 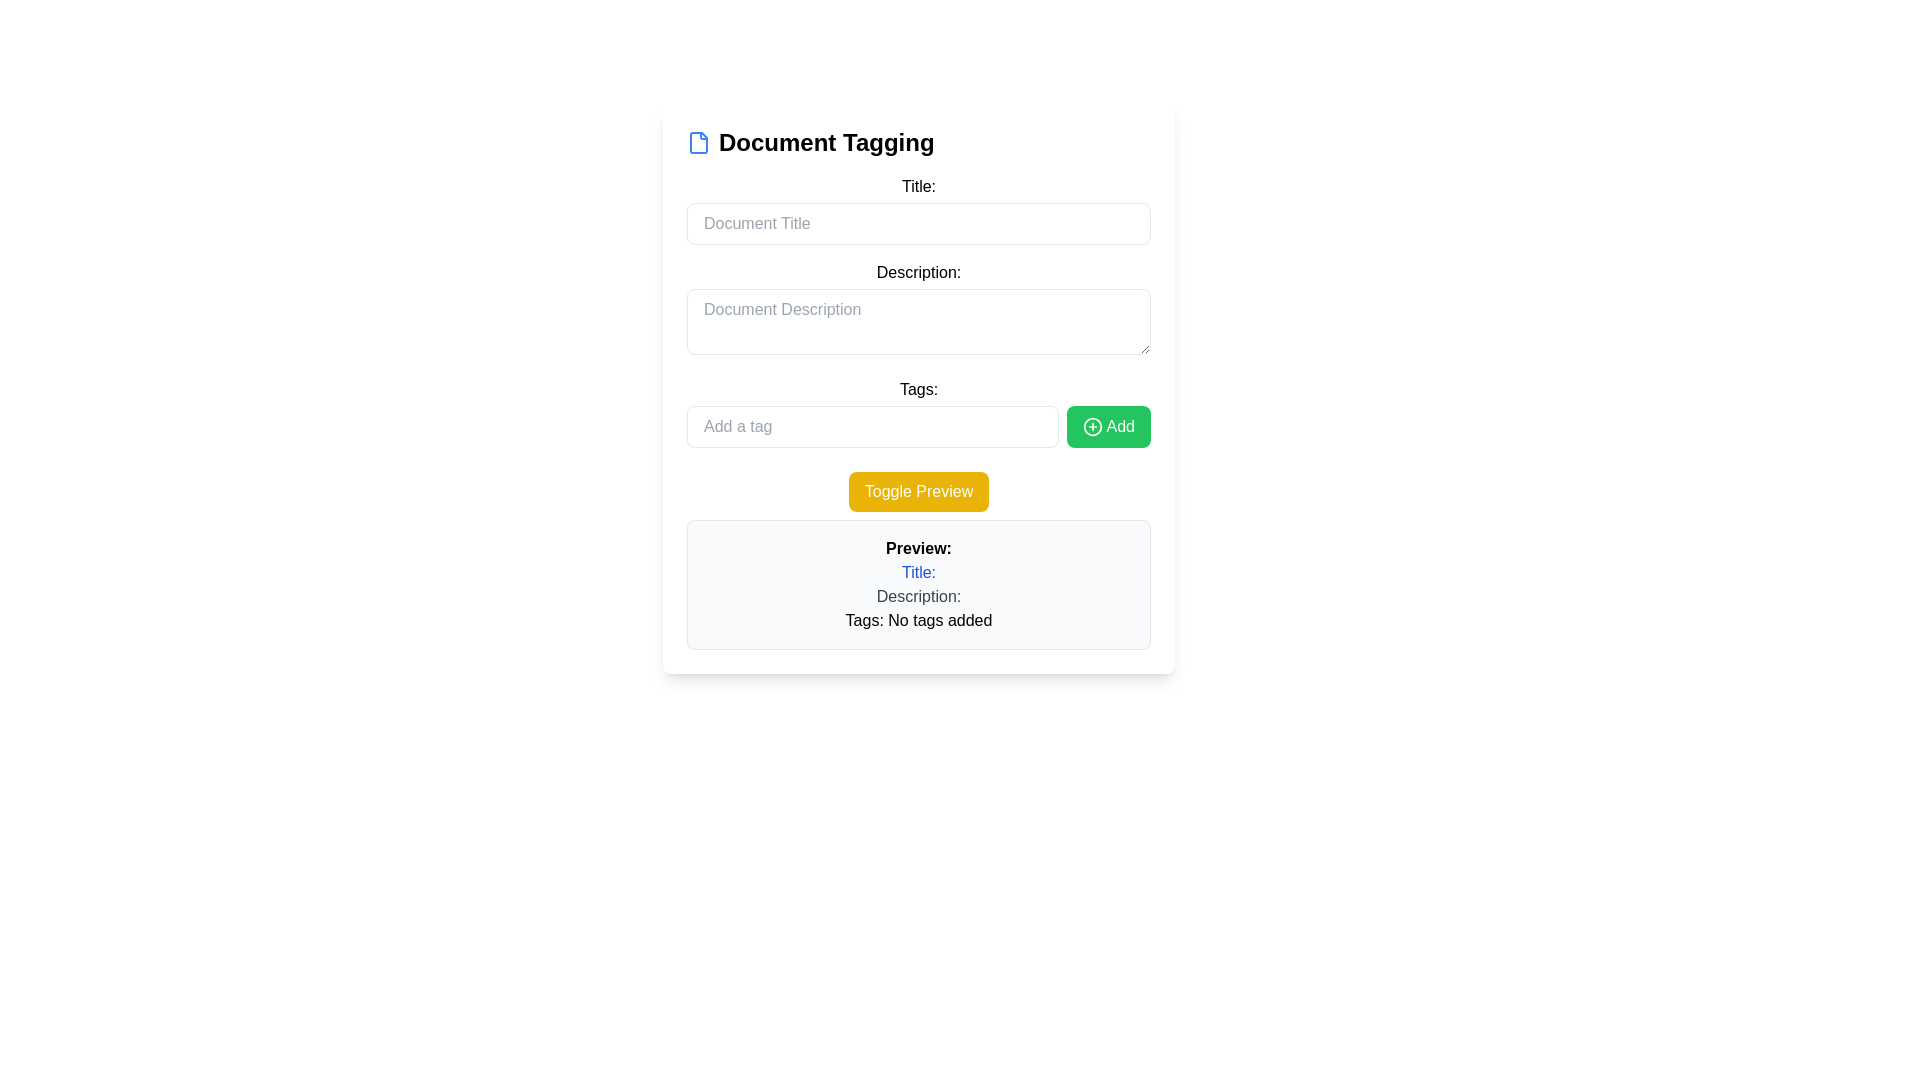 What do you see at coordinates (917, 389) in the screenshot?
I see `the text label indicating the input field for tags, which is positioned directly above the 'Add a tag' field in the form interface under the 'Description' field` at bounding box center [917, 389].